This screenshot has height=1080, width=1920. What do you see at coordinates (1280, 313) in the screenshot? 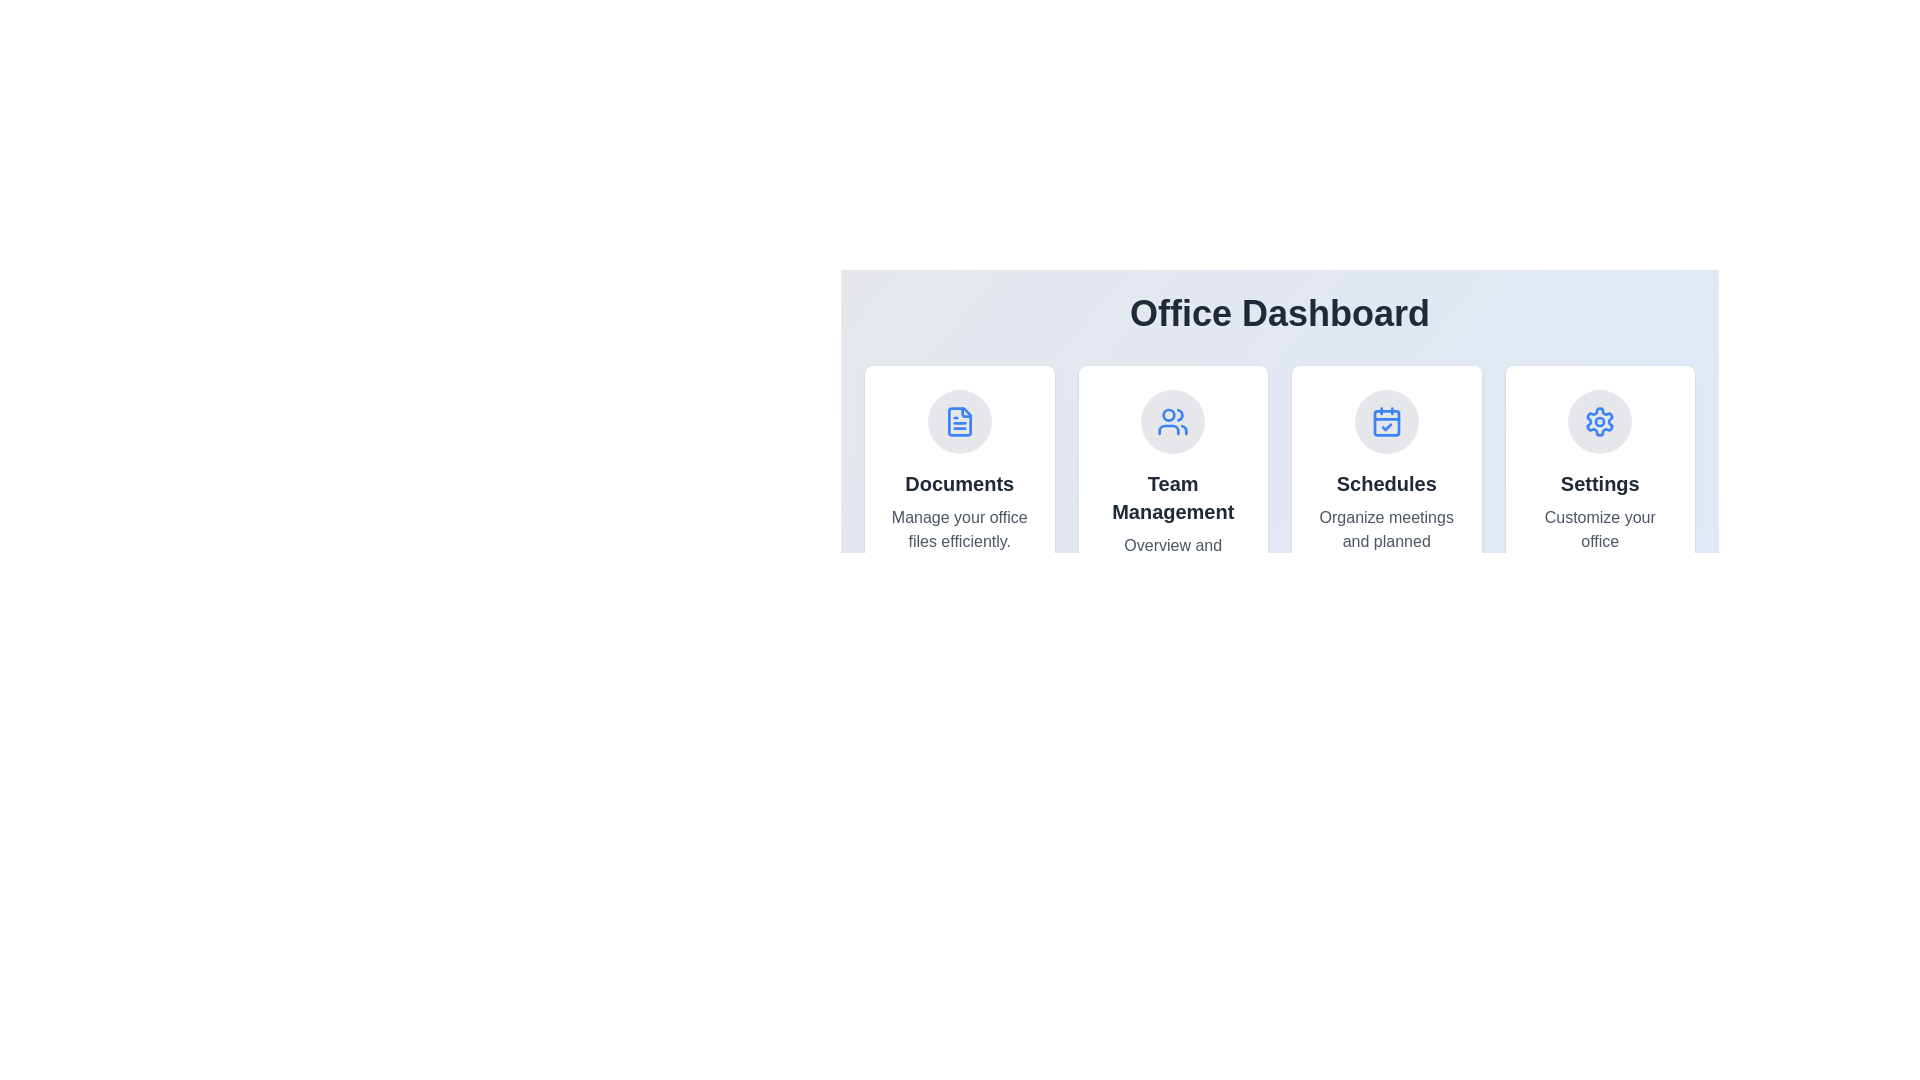
I see `the bold, centered headline 'Office Dashboard' located at the top of the content with a gradient background` at bounding box center [1280, 313].